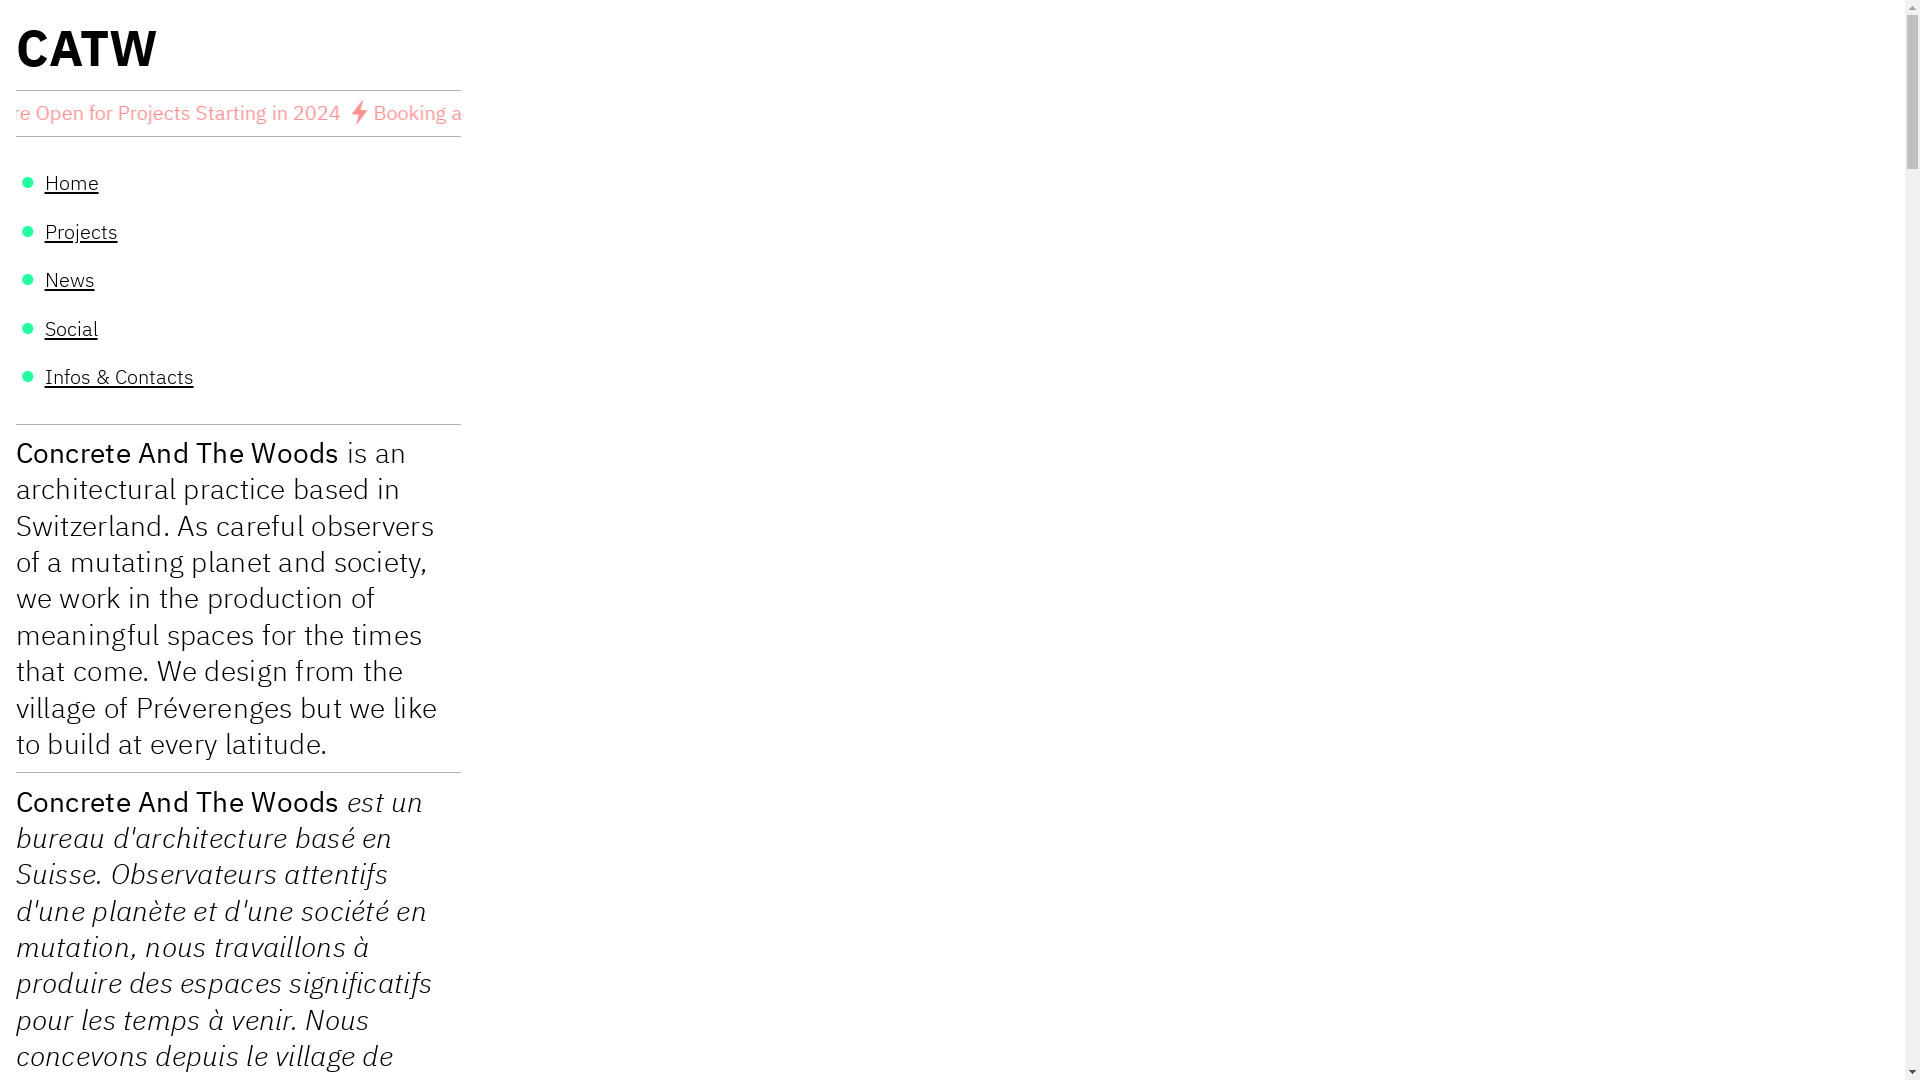 Image resolution: width=1920 pixels, height=1080 pixels. I want to click on 'Home', so click(72, 182).